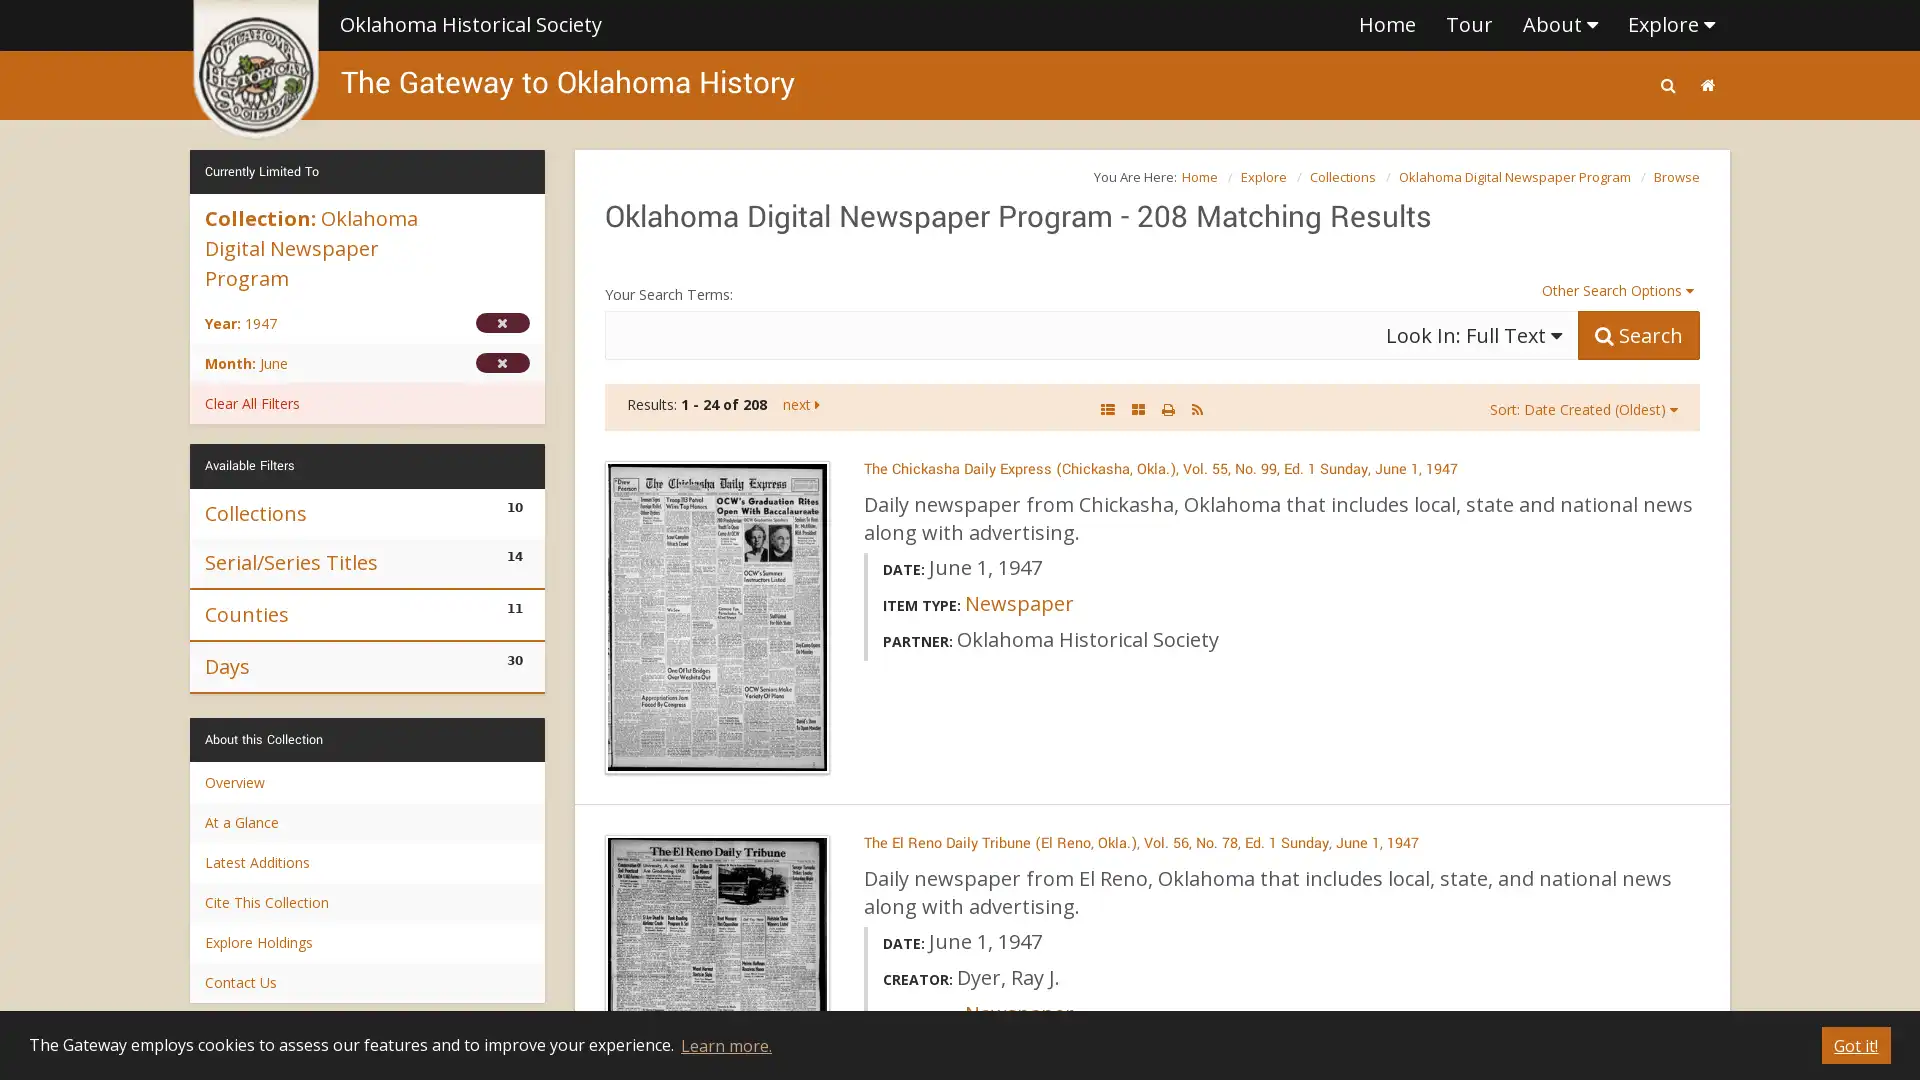  Describe the element at coordinates (367, 512) in the screenshot. I see `Filter these results to one of 10 Collections` at that location.